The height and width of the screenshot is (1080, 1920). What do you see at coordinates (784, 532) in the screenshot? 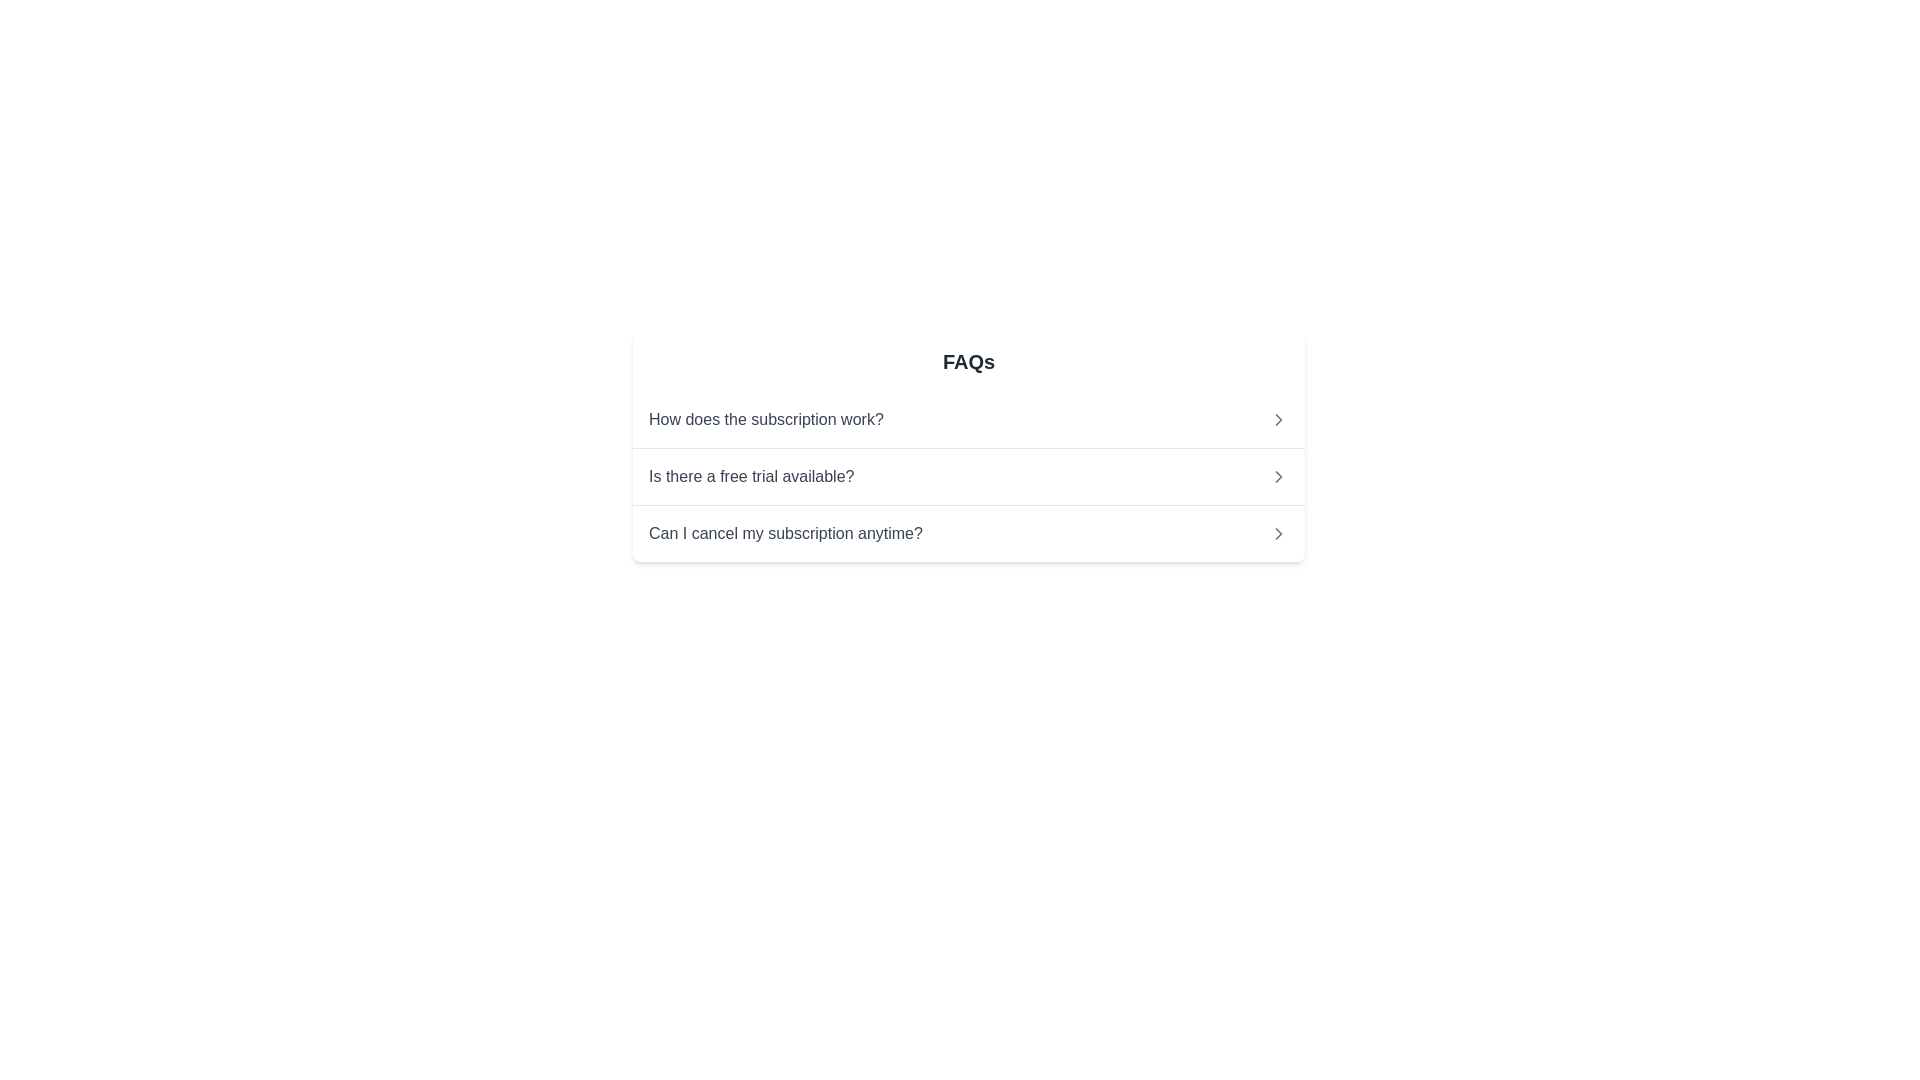
I see `the third question text label in the FAQ section regarding subscription cancellation, located below the inquiry about free trials` at bounding box center [784, 532].